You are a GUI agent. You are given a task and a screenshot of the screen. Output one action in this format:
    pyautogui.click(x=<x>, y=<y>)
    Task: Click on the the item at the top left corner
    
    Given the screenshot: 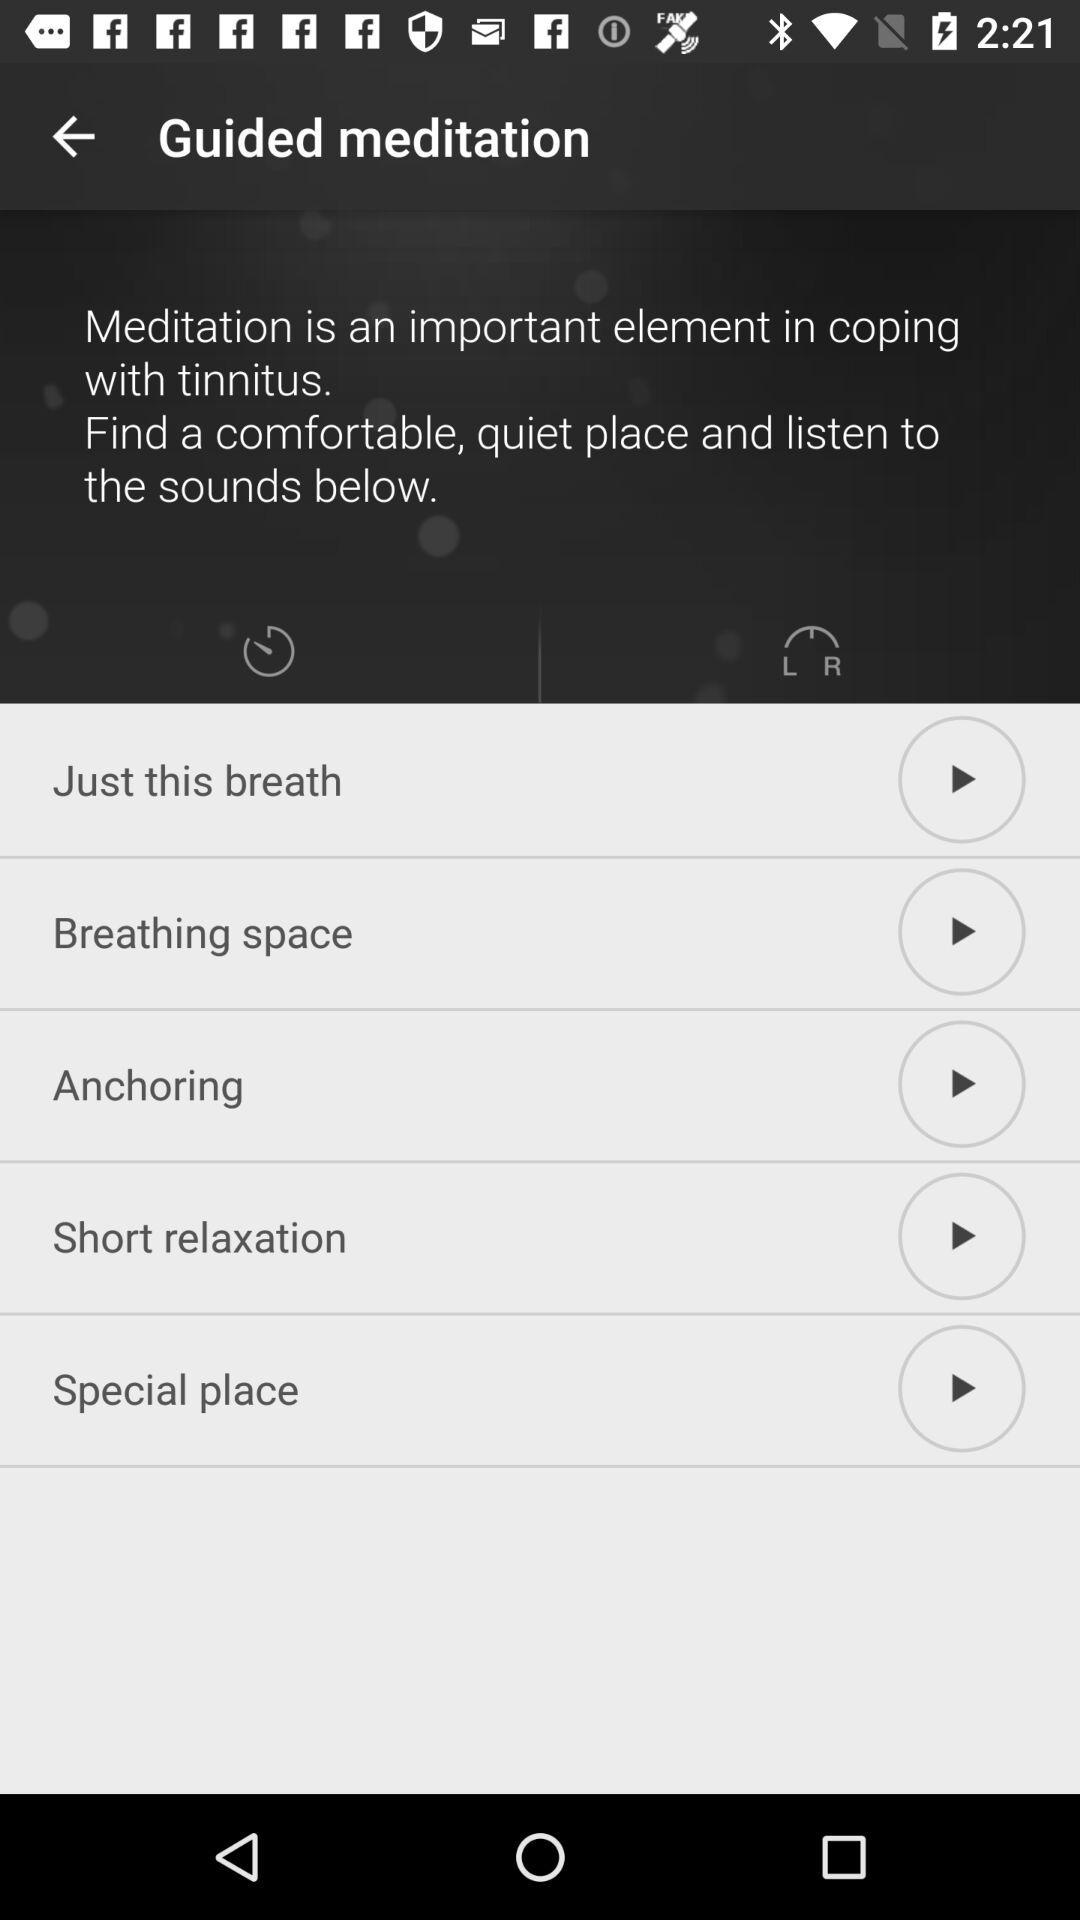 What is the action you would take?
    pyautogui.click(x=72, y=135)
    